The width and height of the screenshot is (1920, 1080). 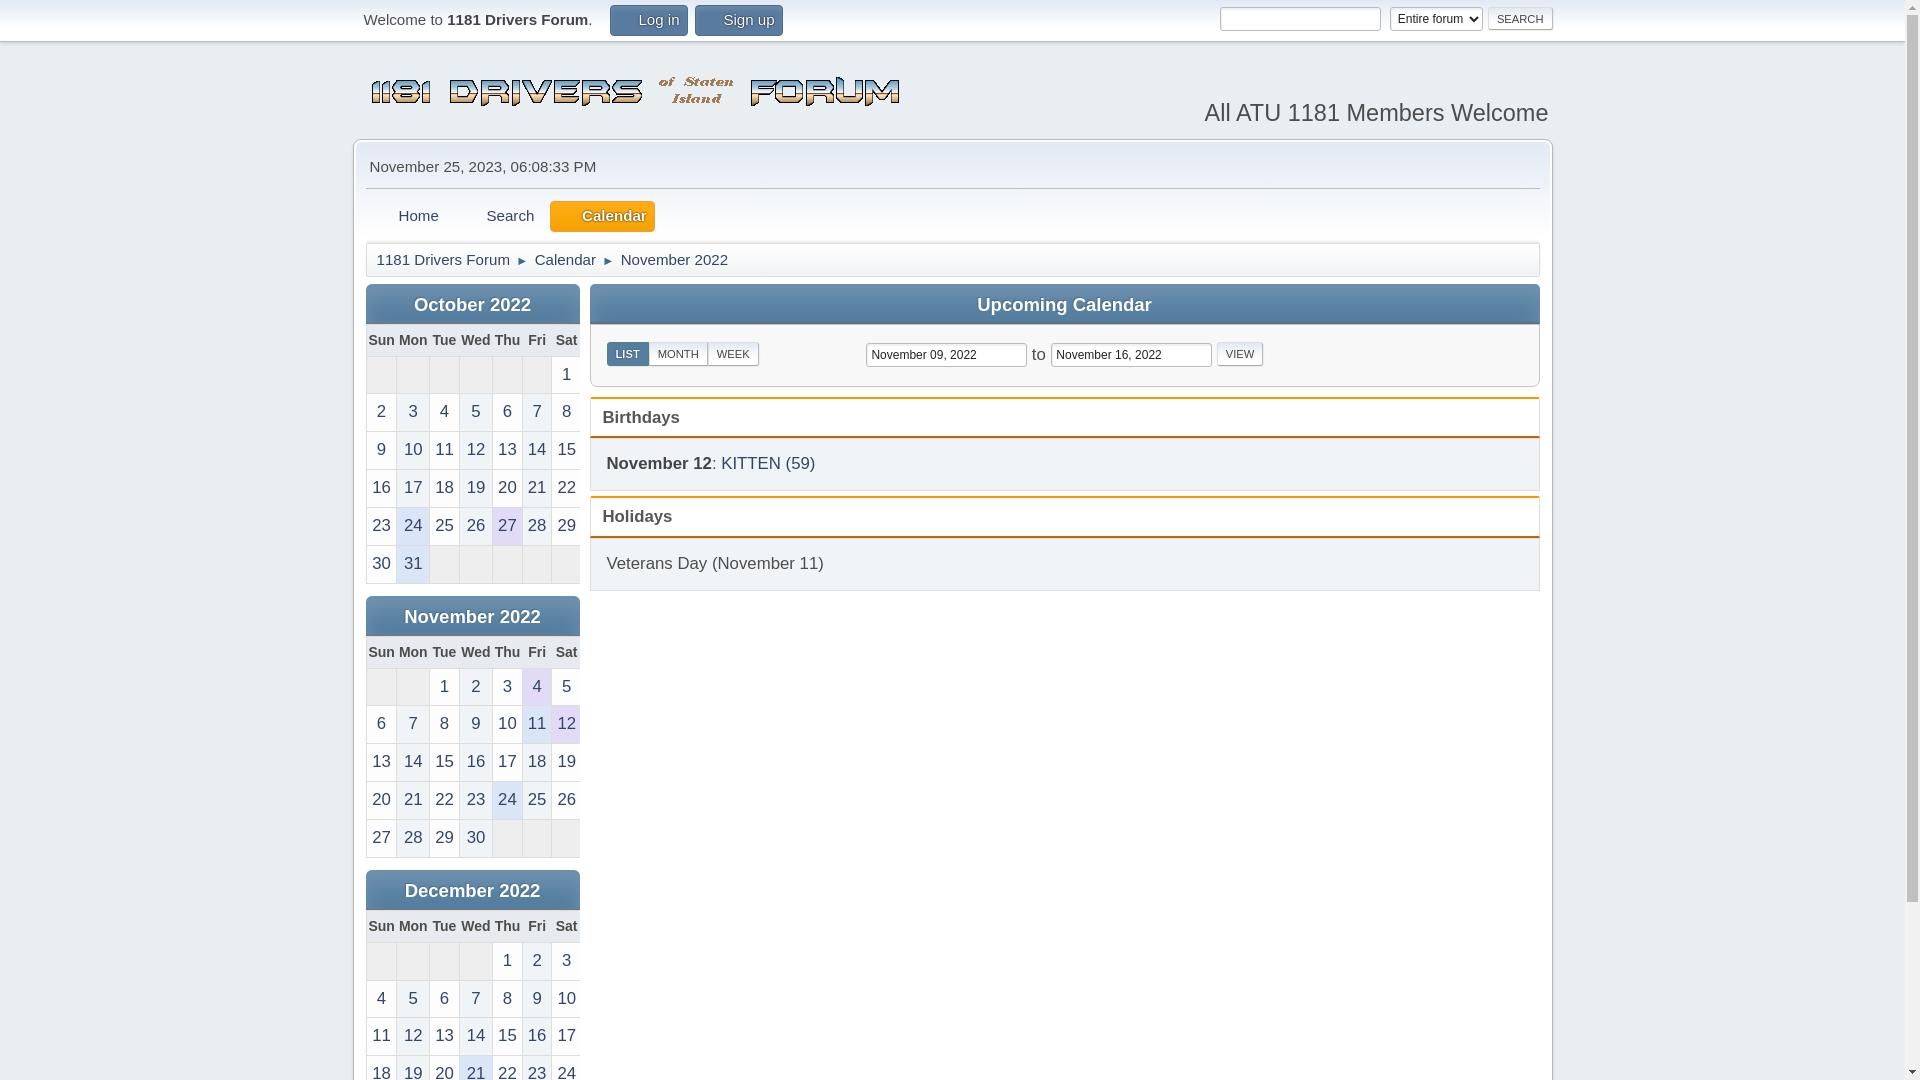 I want to click on '1181 Drivers Forum', so click(x=375, y=255).